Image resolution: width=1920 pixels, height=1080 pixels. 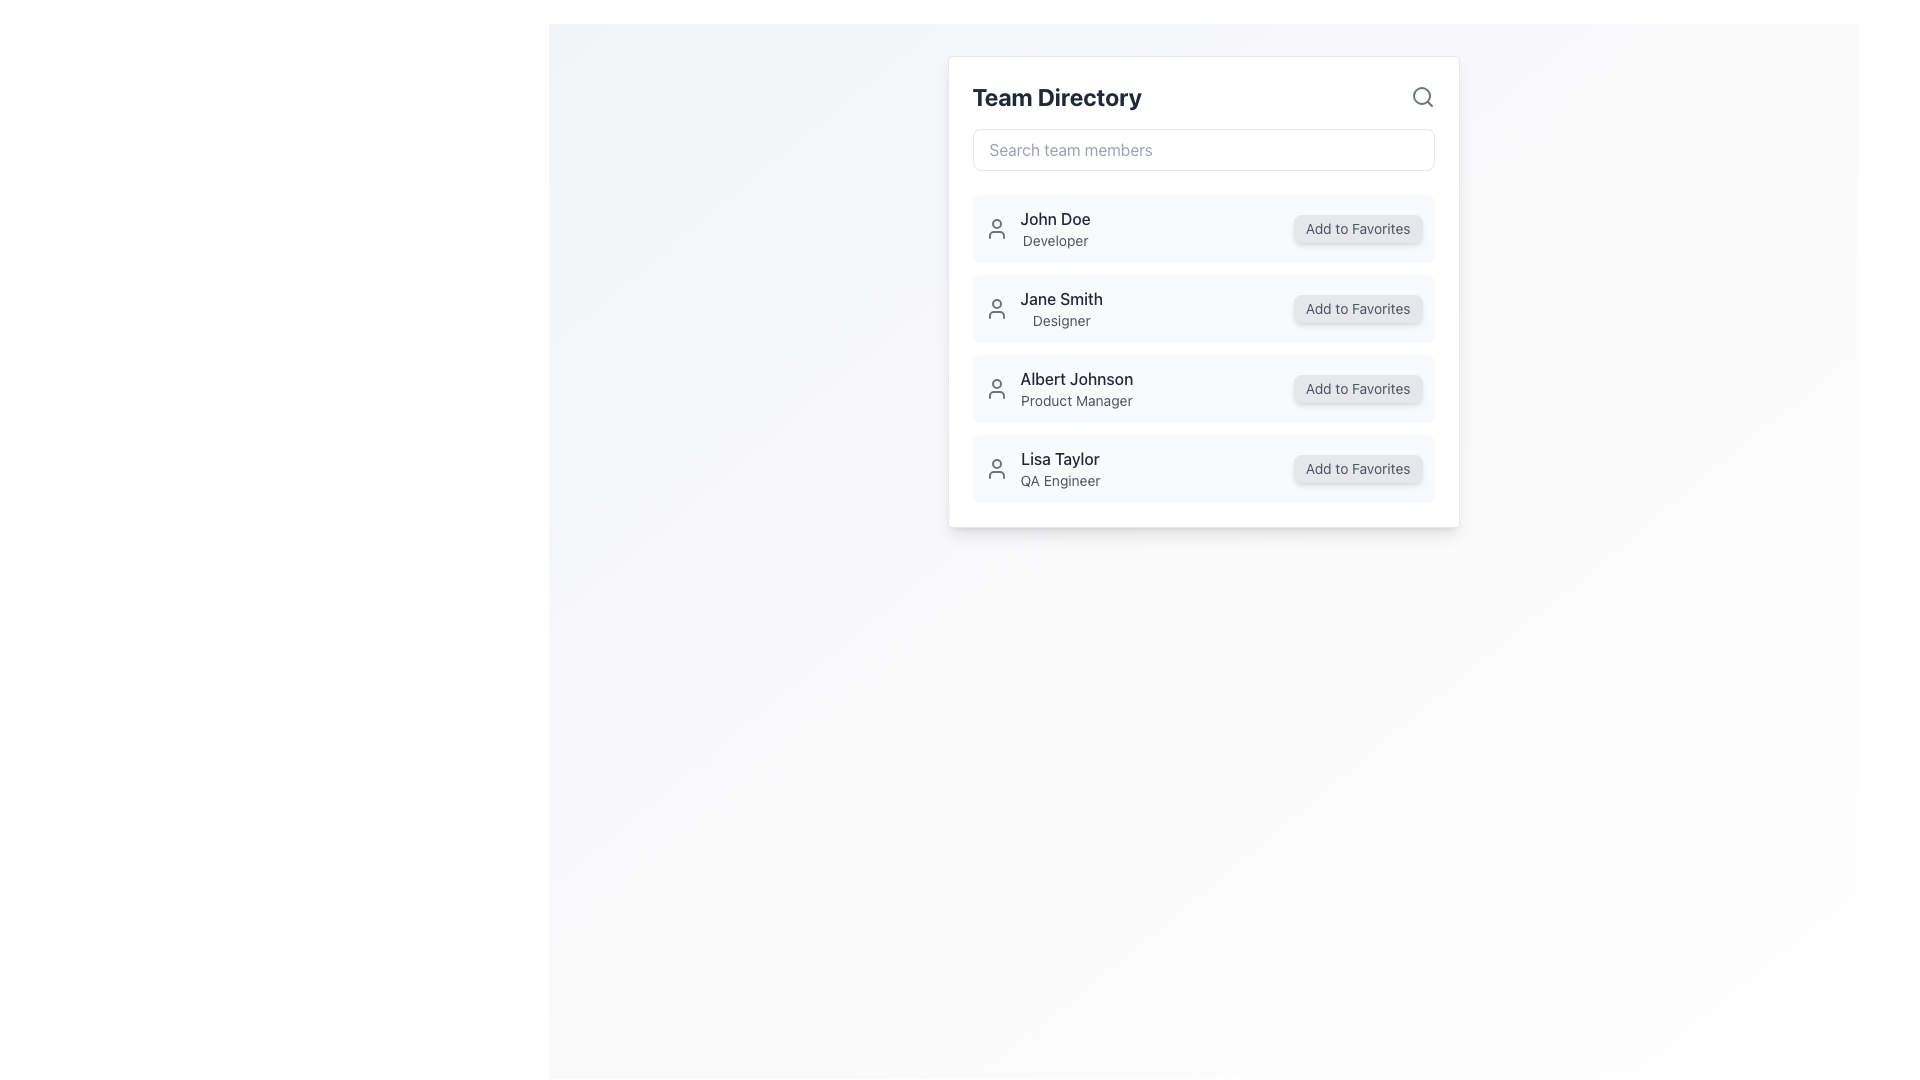 I want to click on the first Profile Card in the Team Directory section, so click(x=1202, y=227).